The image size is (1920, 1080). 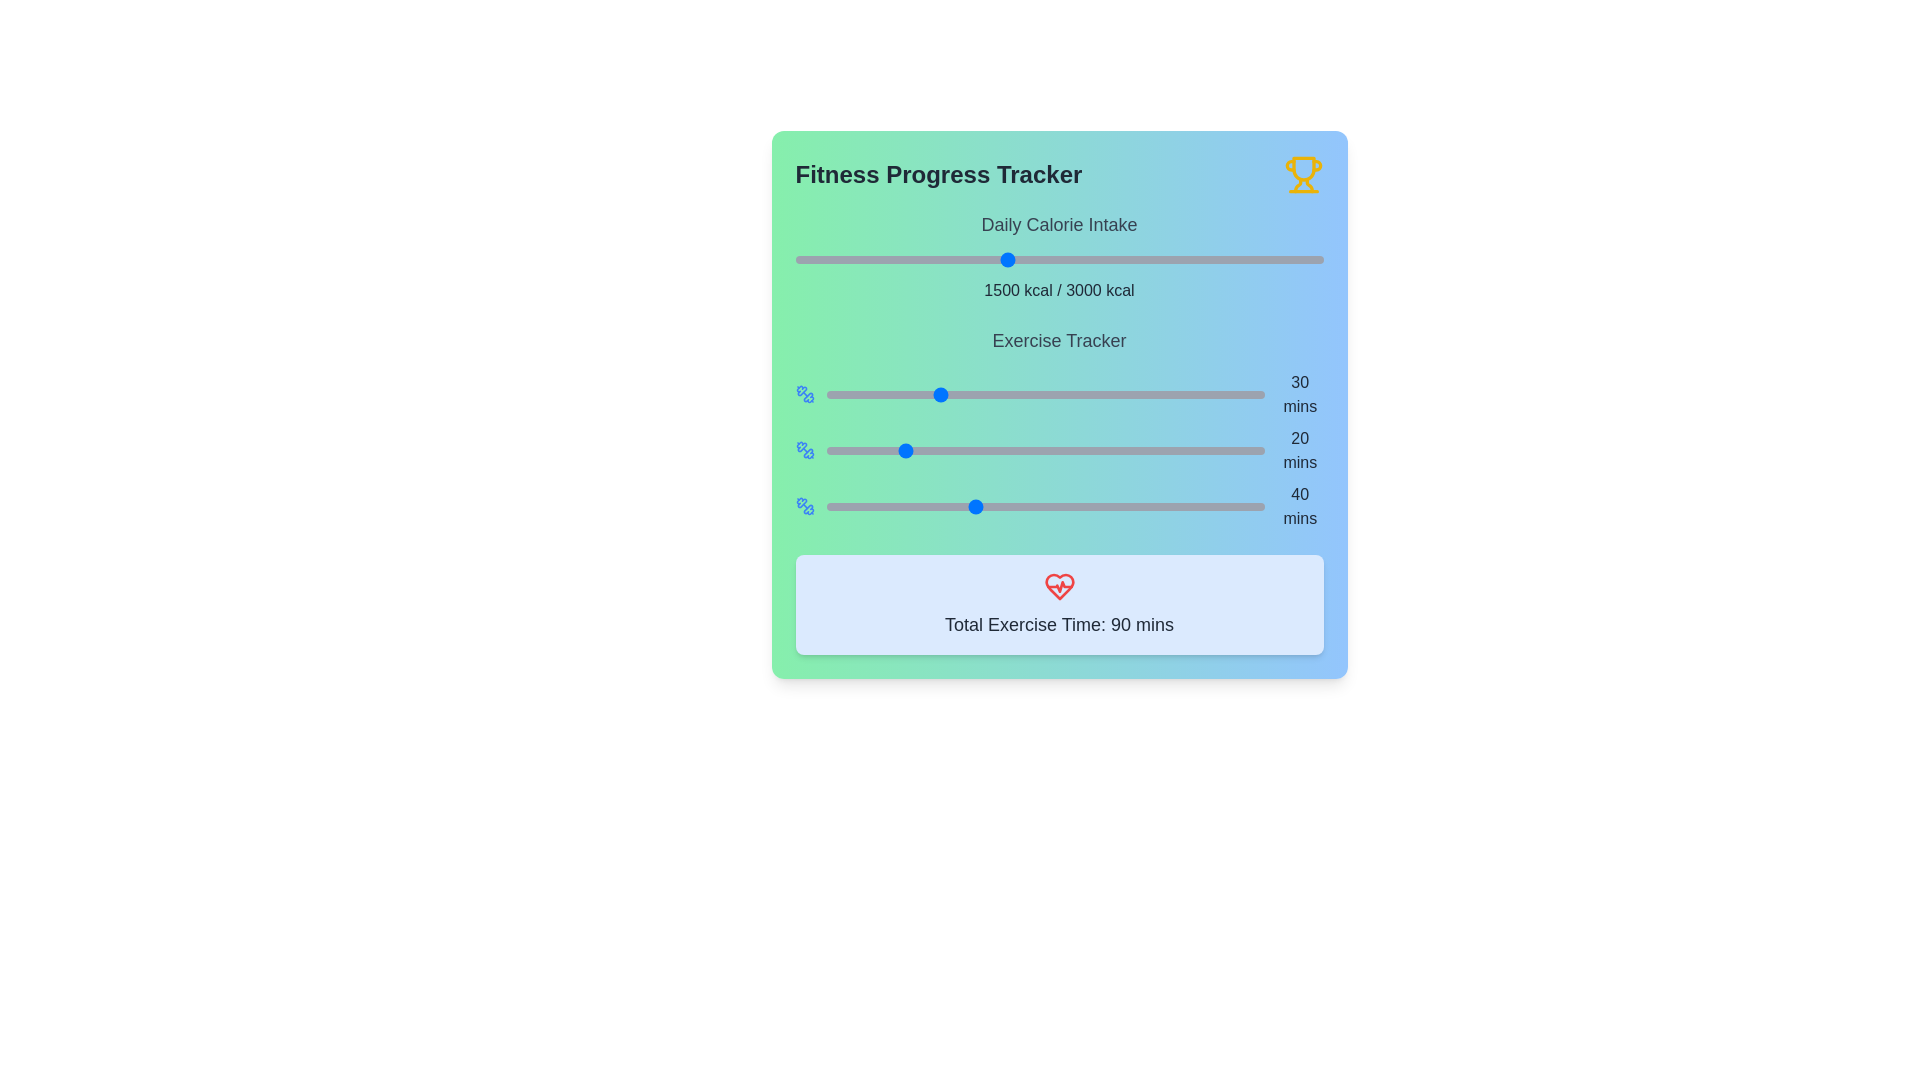 What do you see at coordinates (980, 394) in the screenshot?
I see `the exercise time` at bounding box center [980, 394].